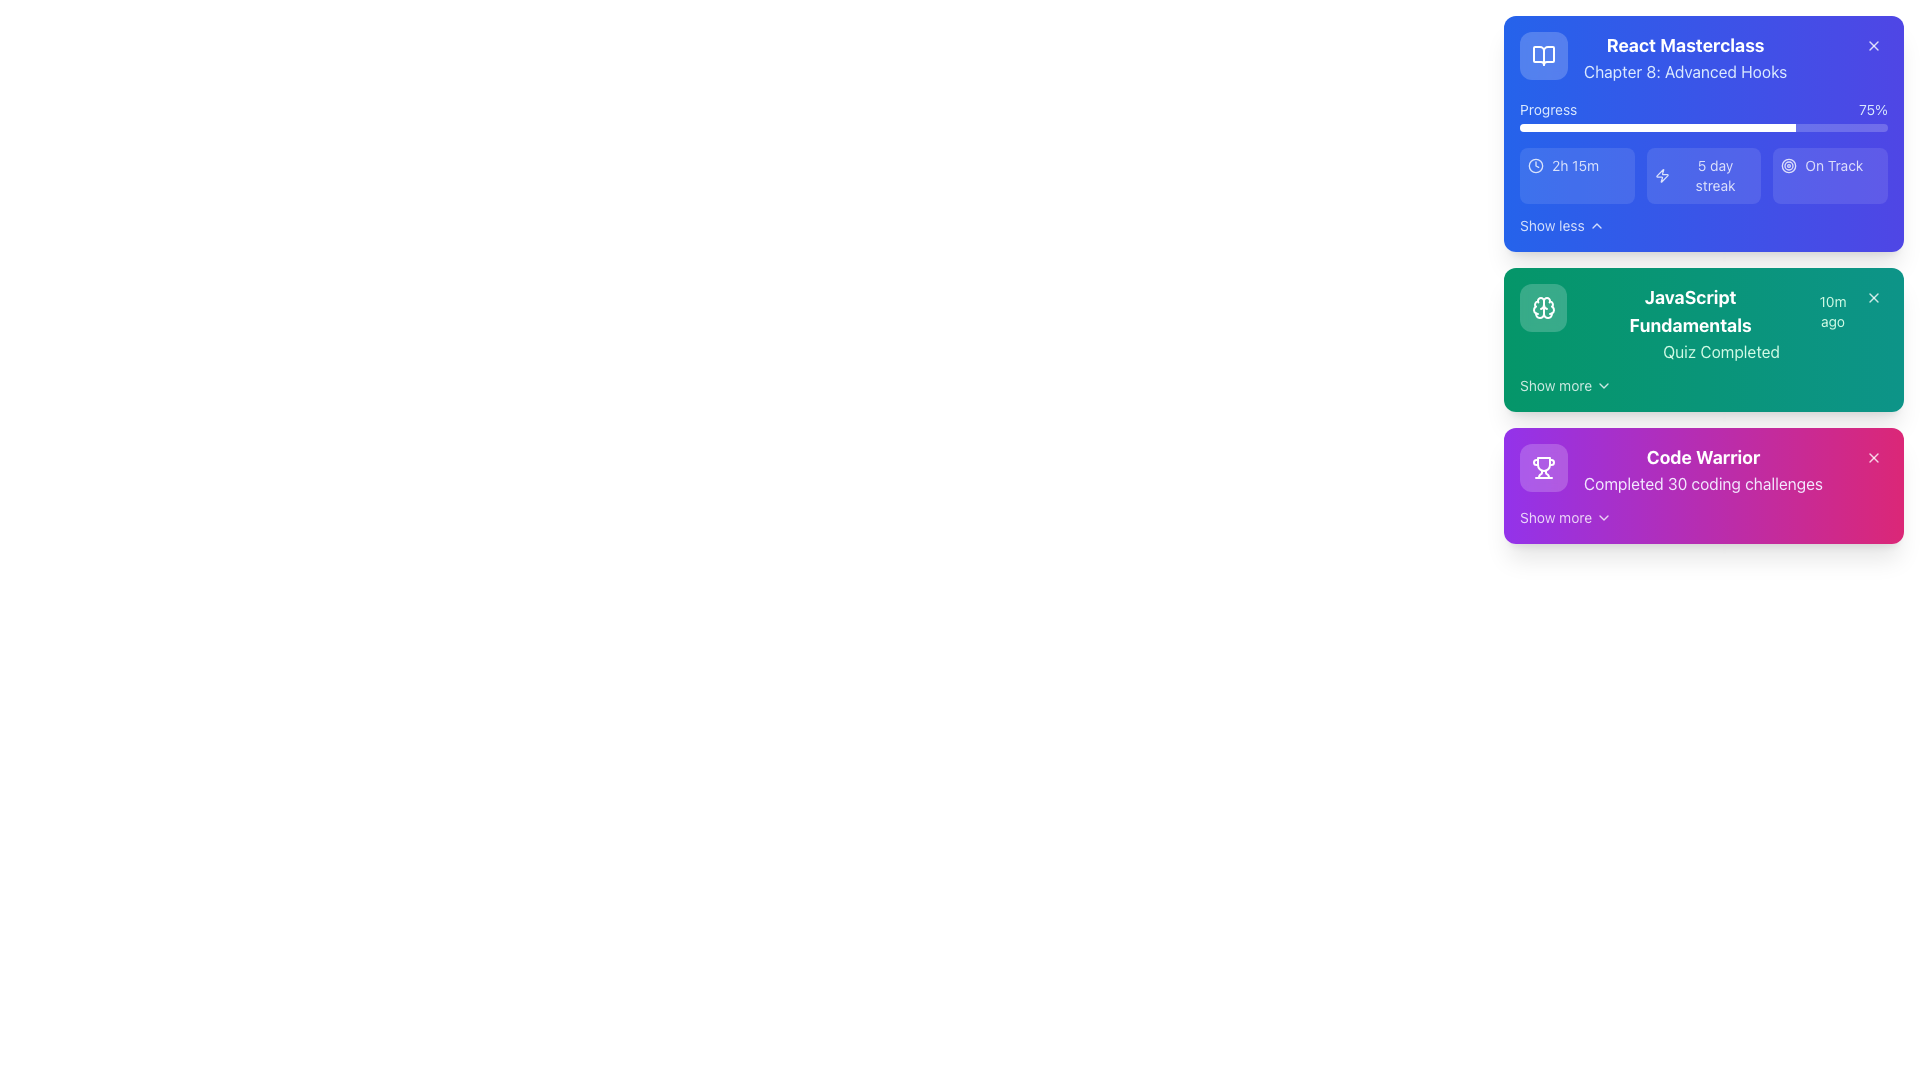 Image resolution: width=1920 pixels, height=1080 pixels. Describe the element at coordinates (1662, 175) in the screenshot. I see `the lightning bolt icon located in the second section of the side panel` at that location.